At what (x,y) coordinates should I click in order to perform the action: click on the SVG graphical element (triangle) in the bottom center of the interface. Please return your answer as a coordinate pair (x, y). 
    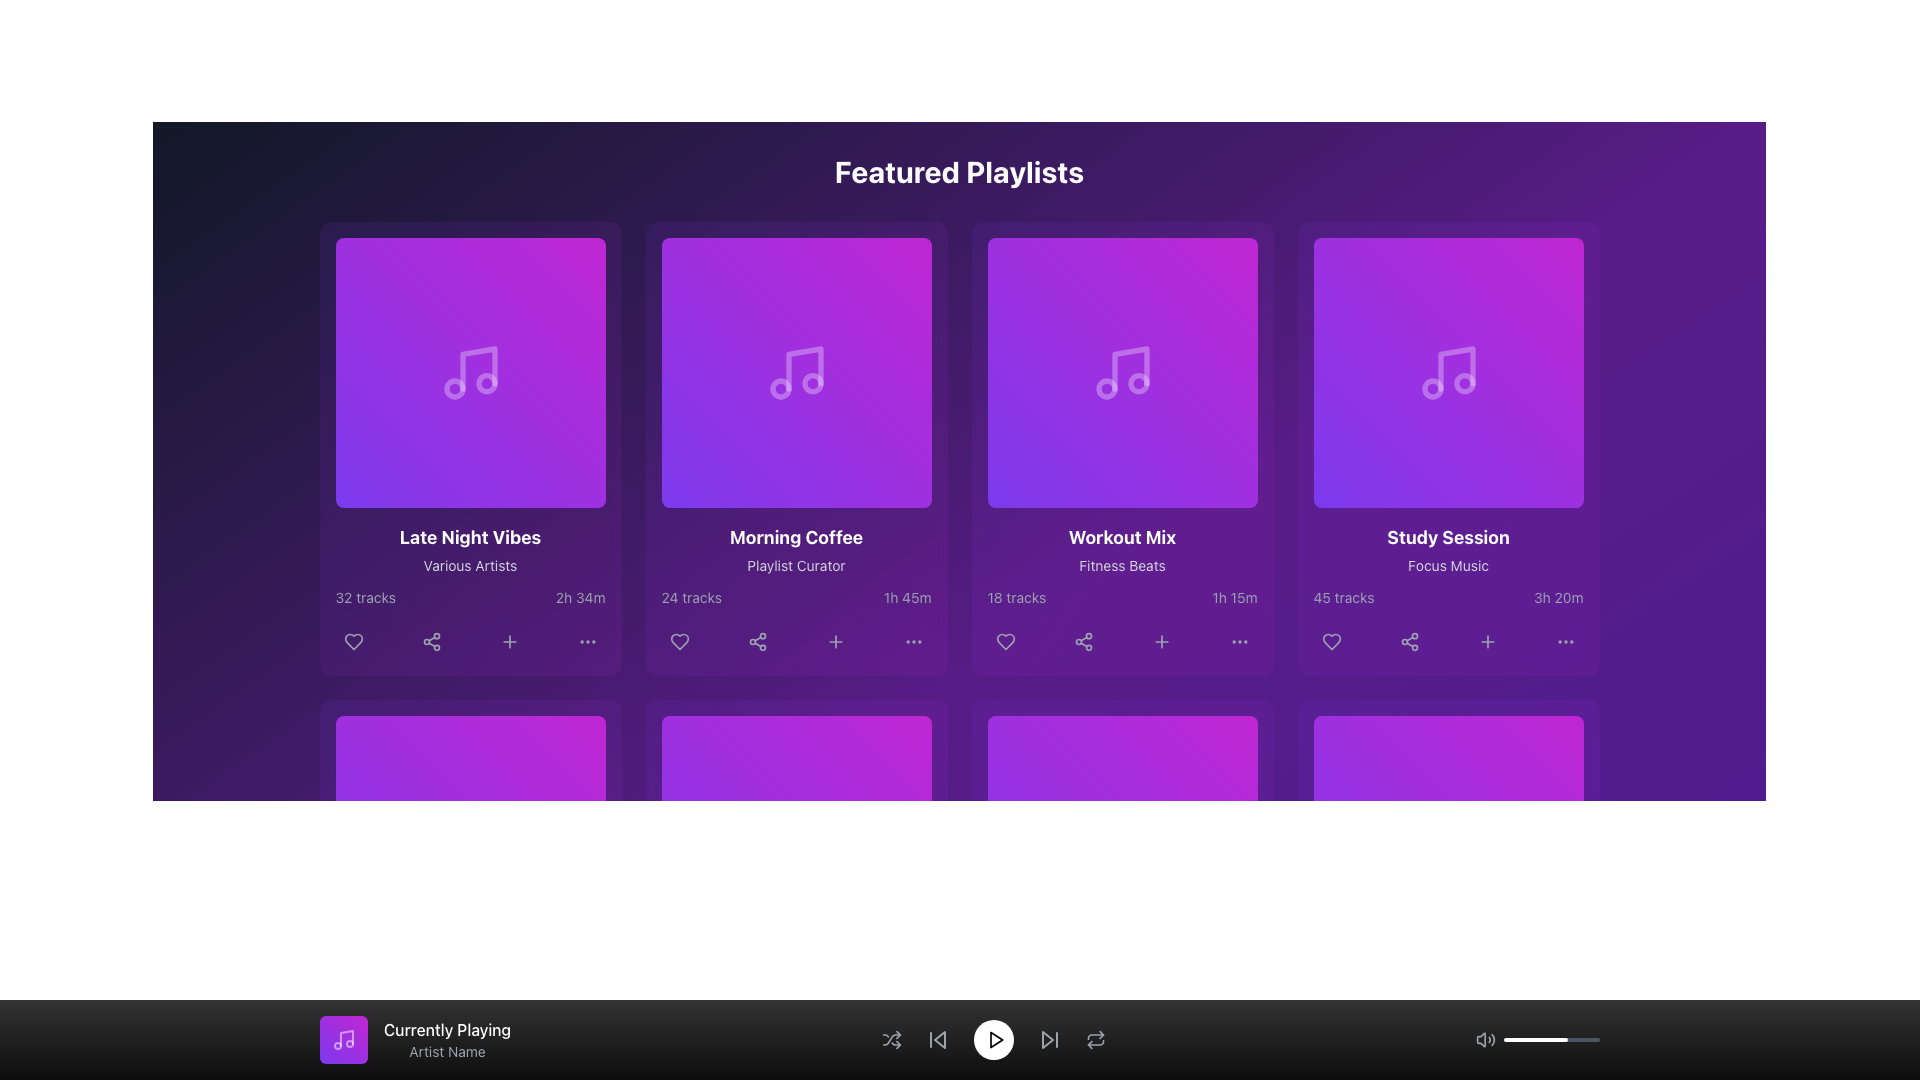
    Looking at the image, I should click on (938, 1039).